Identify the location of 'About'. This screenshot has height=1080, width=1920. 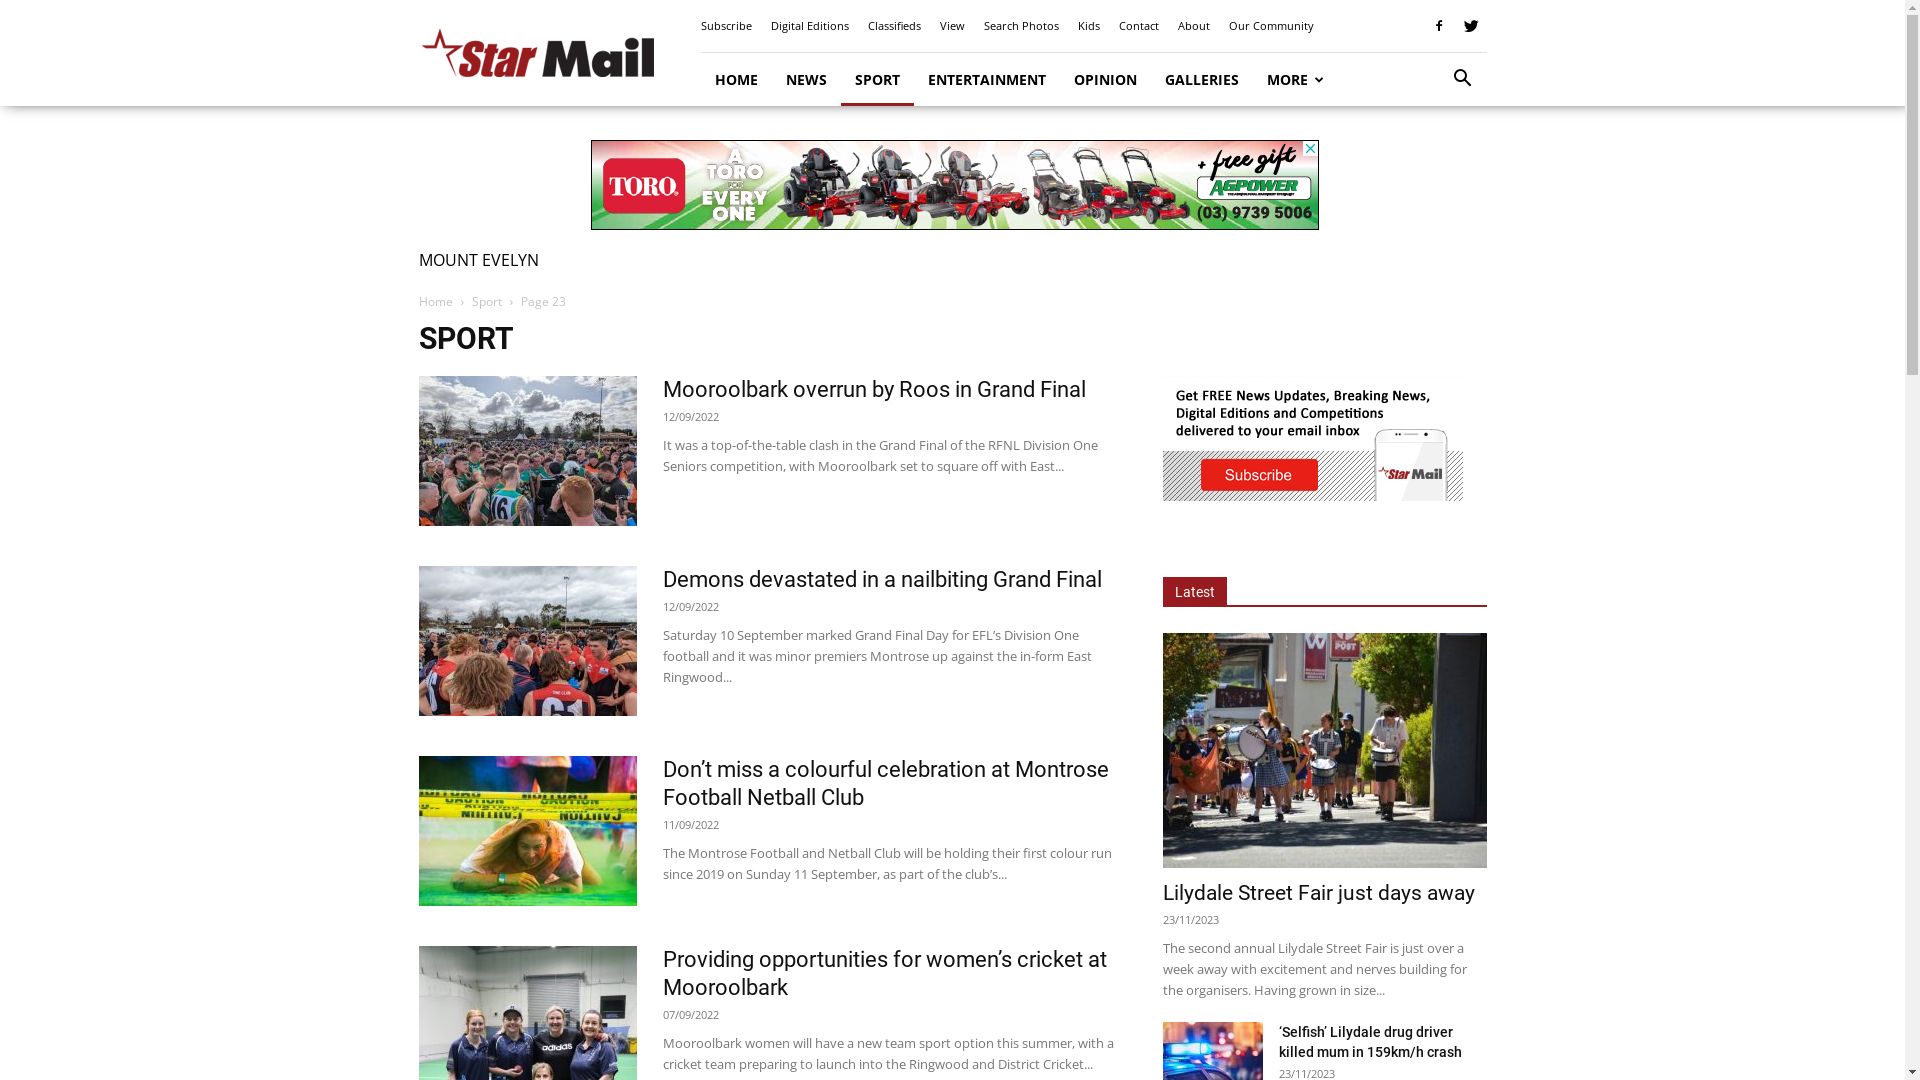
(1177, 25).